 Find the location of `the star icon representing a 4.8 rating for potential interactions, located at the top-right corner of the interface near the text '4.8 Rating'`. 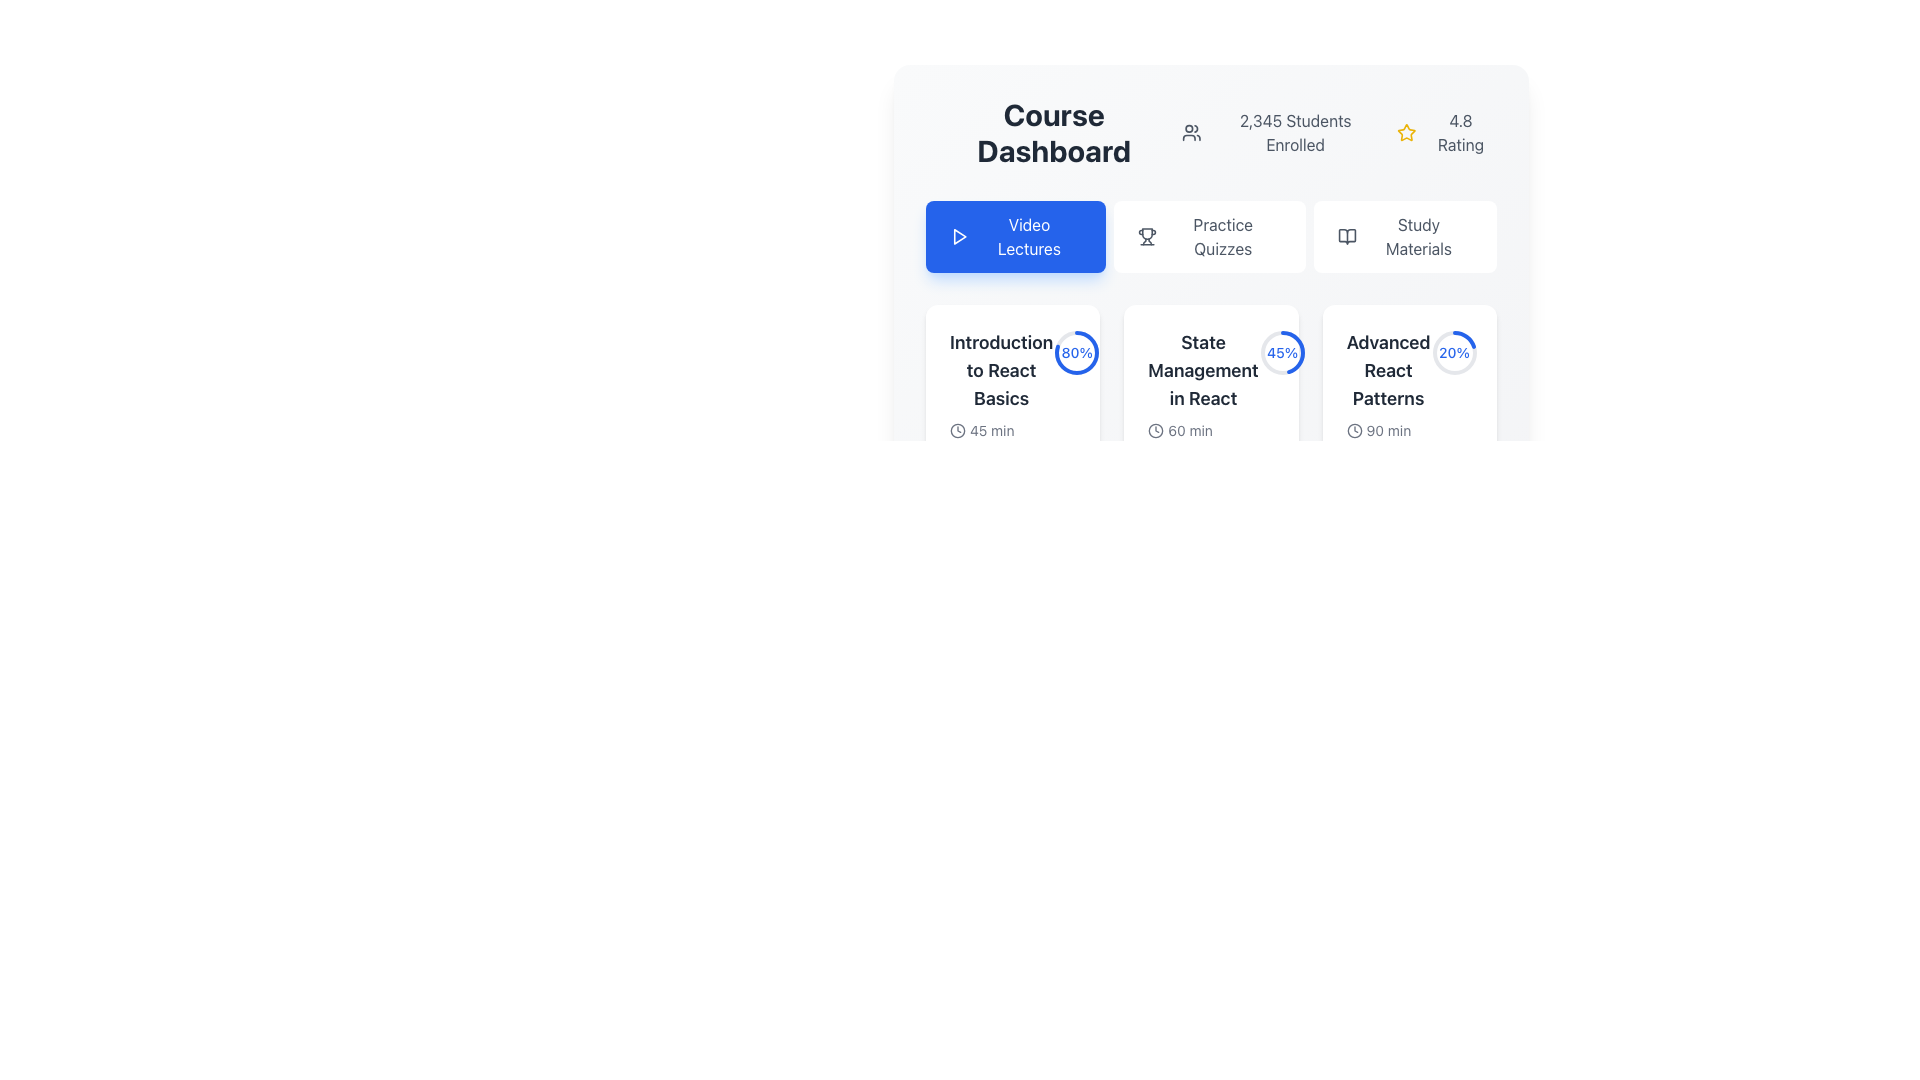

the star icon representing a 4.8 rating for potential interactions, located at the top-right corner of the interface near the text '4.8 Rating' is located at coordinates (1405, 132).